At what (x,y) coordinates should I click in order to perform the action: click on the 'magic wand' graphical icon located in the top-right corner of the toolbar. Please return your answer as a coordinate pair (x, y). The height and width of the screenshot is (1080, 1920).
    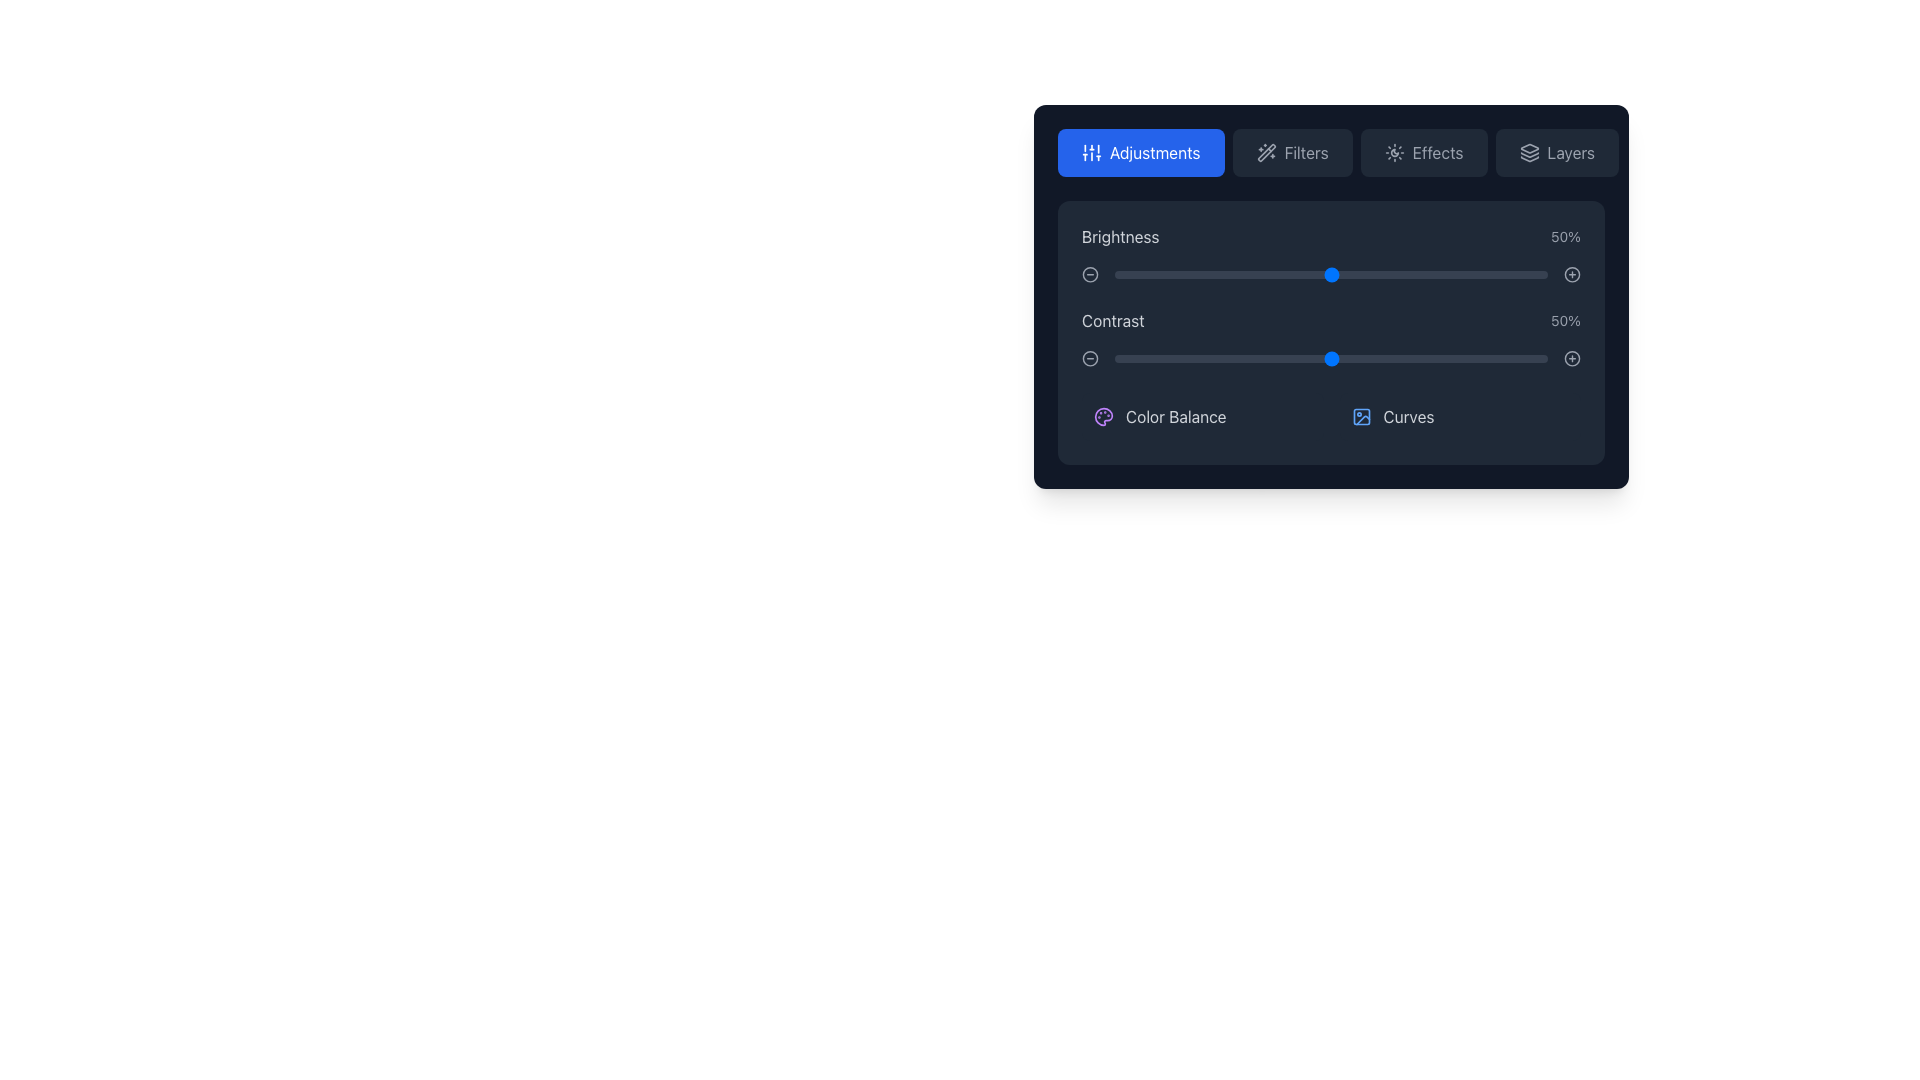
    Looking at the image, I should click on (1265, 152).